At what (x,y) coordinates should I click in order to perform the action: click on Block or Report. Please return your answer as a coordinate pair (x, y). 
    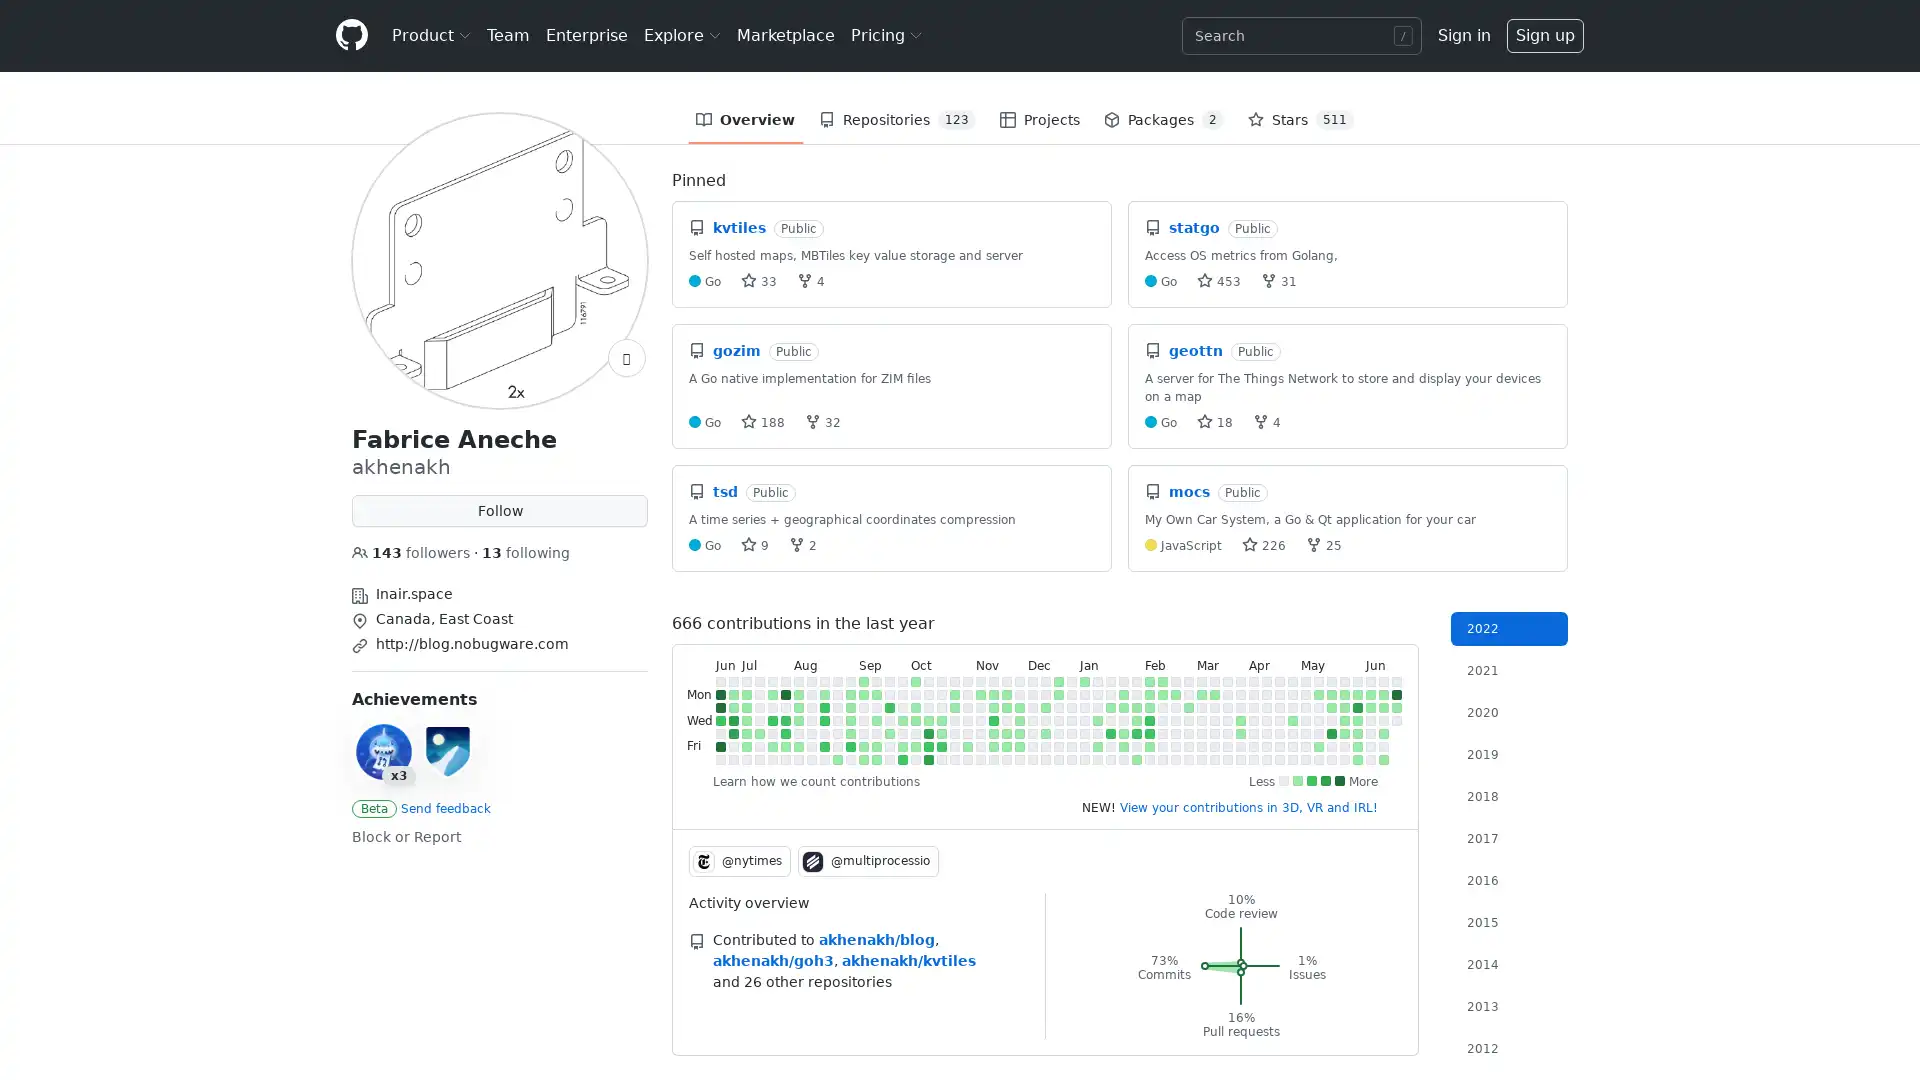
    Looking at the image, I should click on (405, 837).